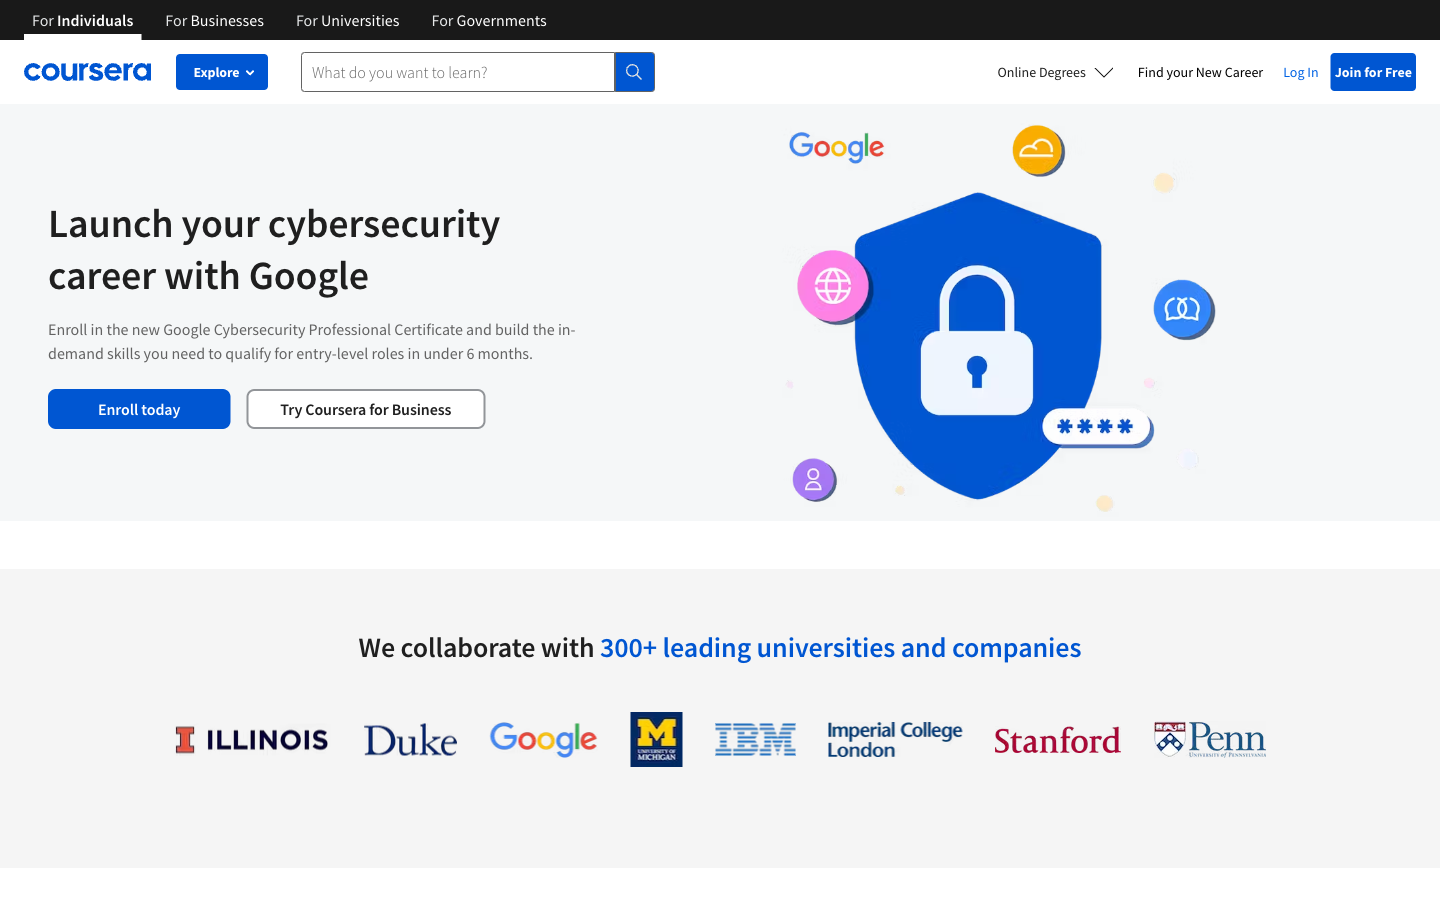  I want to click on "For Government" page on Coursera website, so click(488, 18).